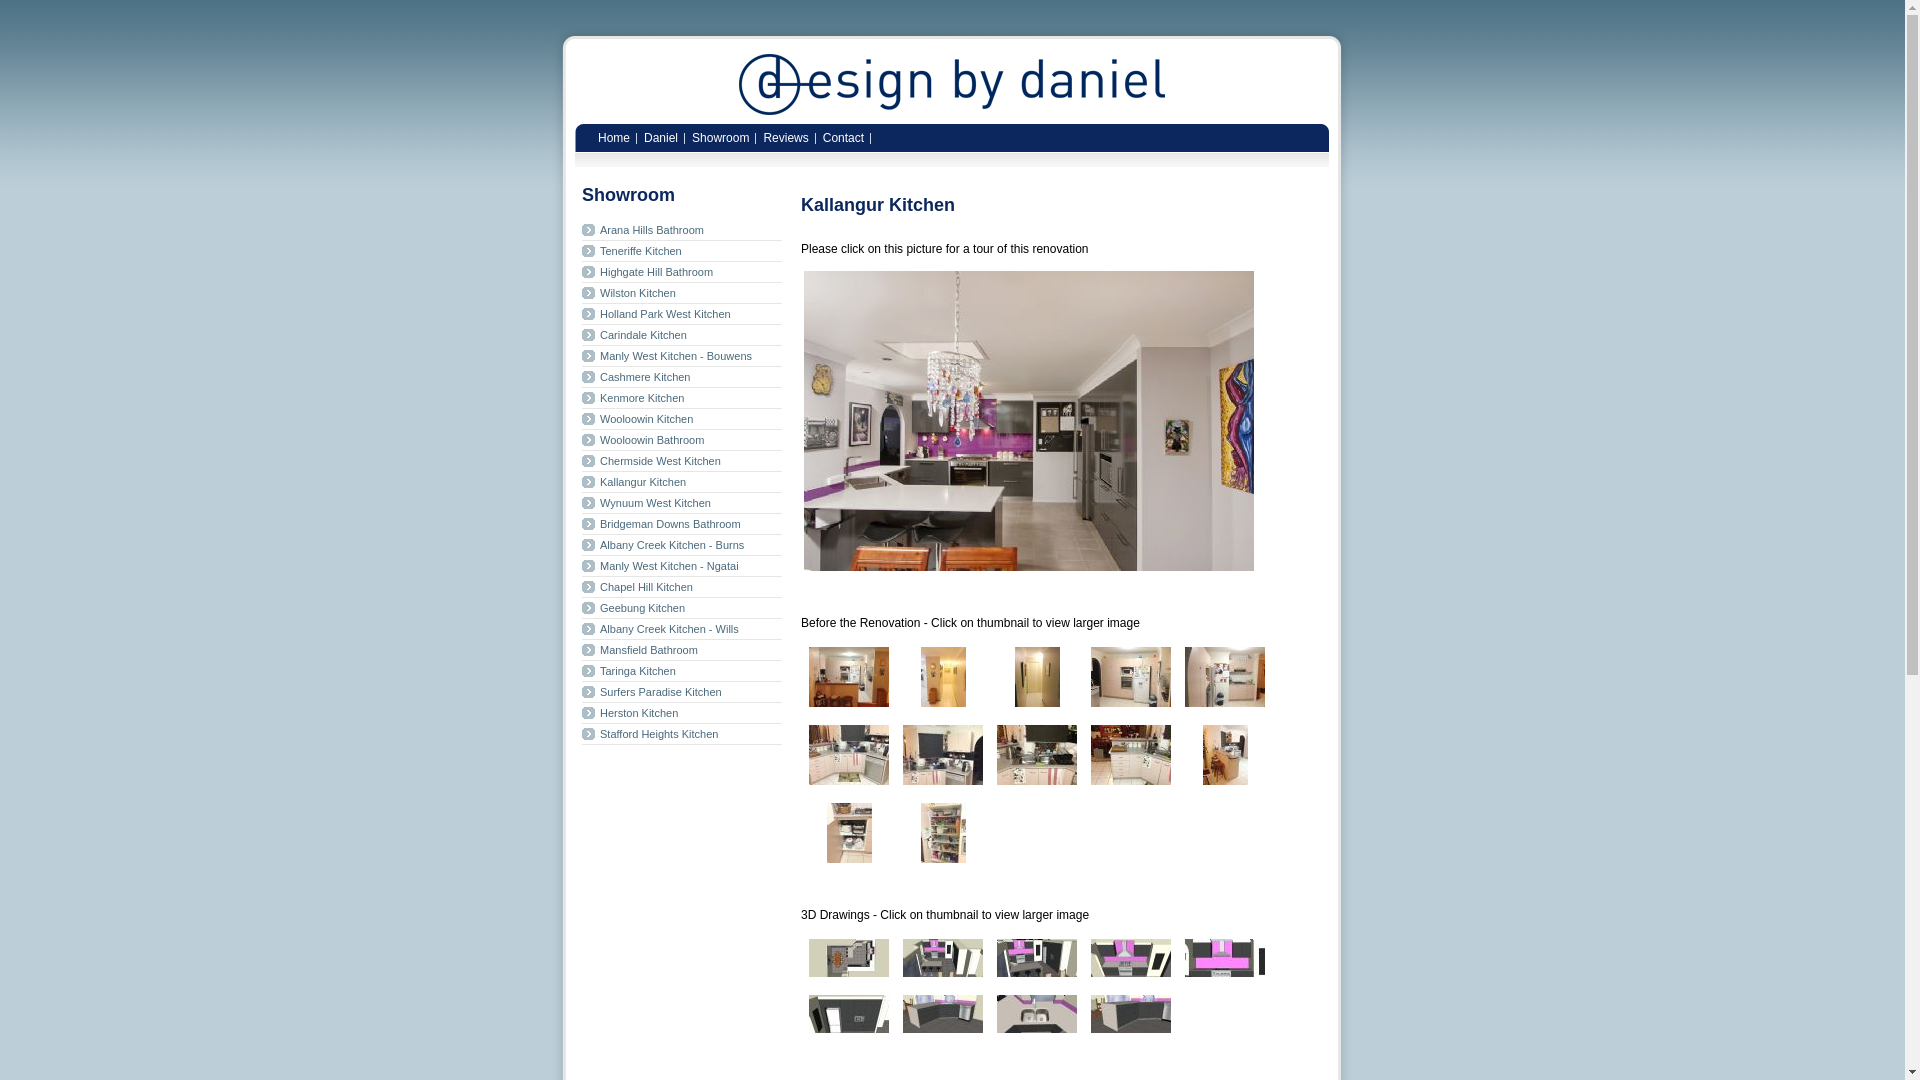 This screenshot has height=1080, width=1920. What do you see at coordinates (681, 272) in the screenshot?
I see `'Highgate Hill Bathroom'` at bounding box center [681, 272].